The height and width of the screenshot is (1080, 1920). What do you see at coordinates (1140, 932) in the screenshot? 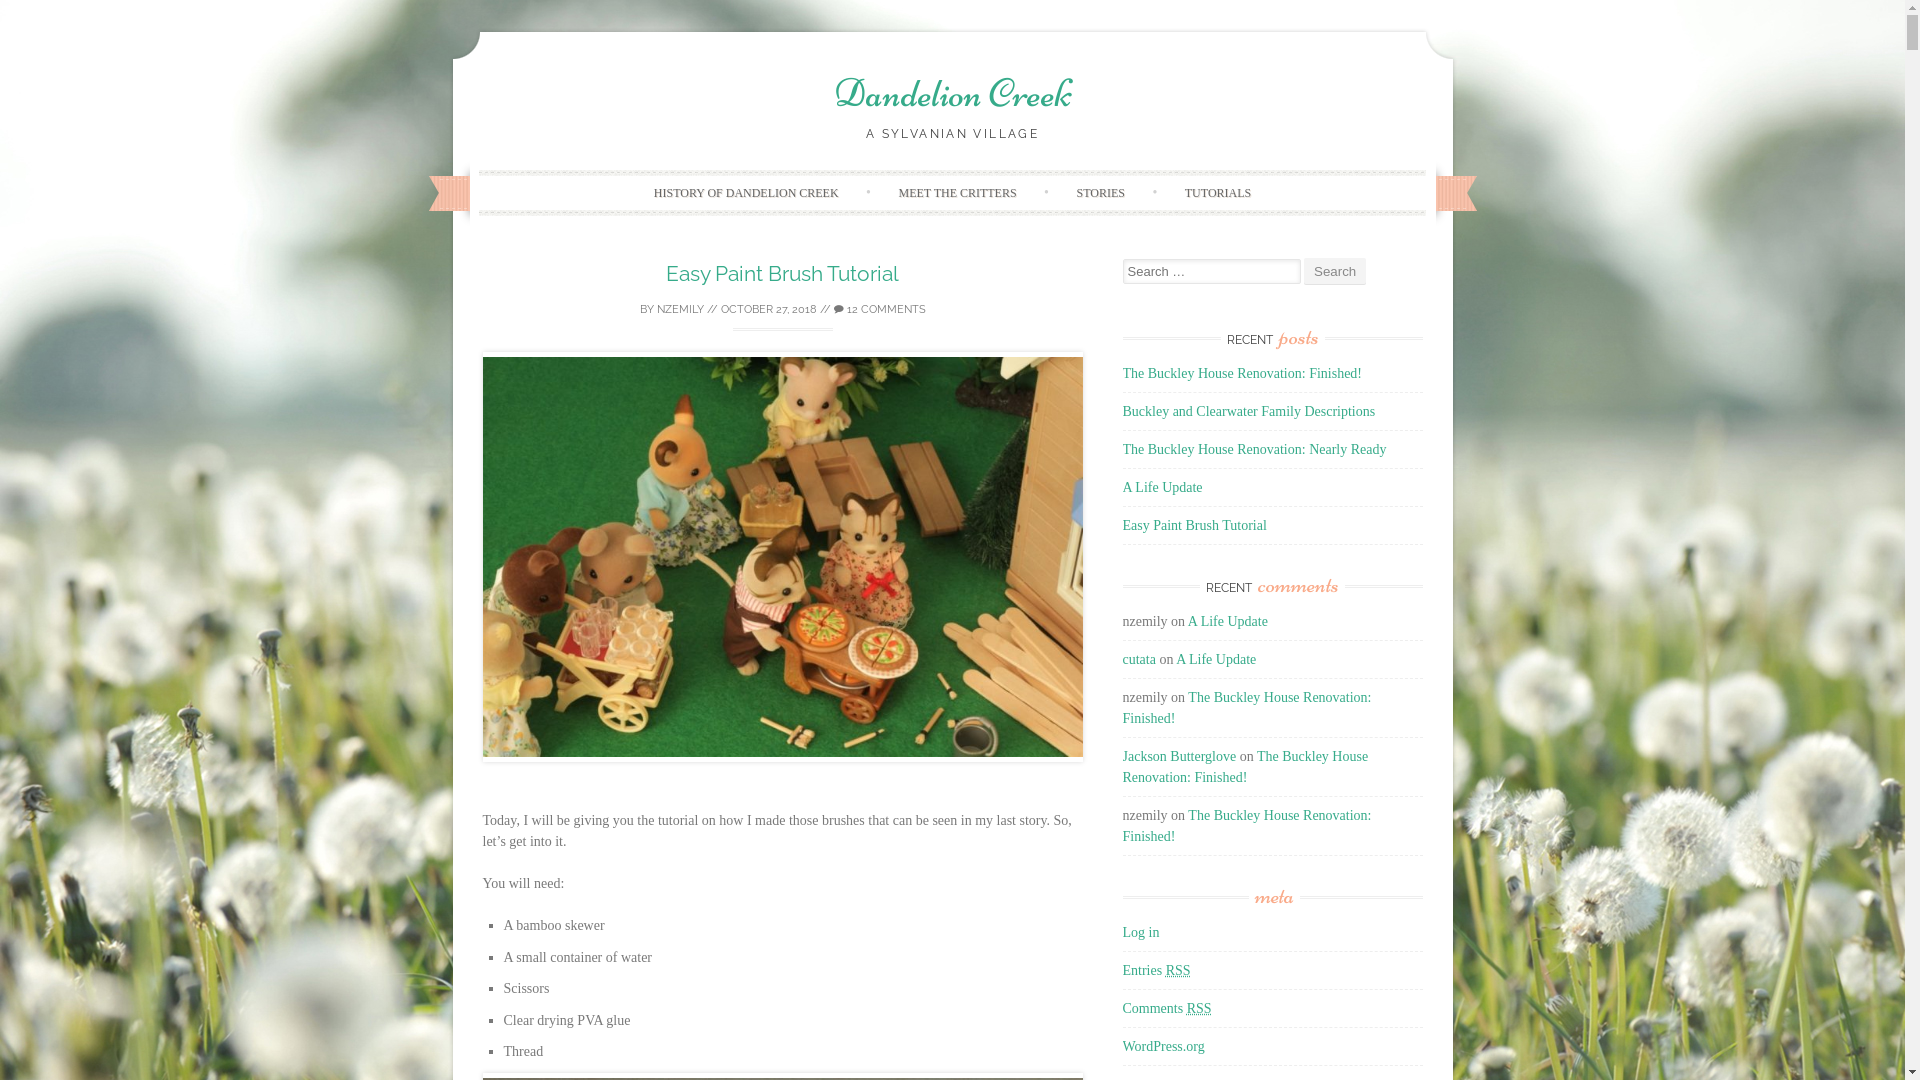
I see `'Log in'` at bounding box center [1140, 932].